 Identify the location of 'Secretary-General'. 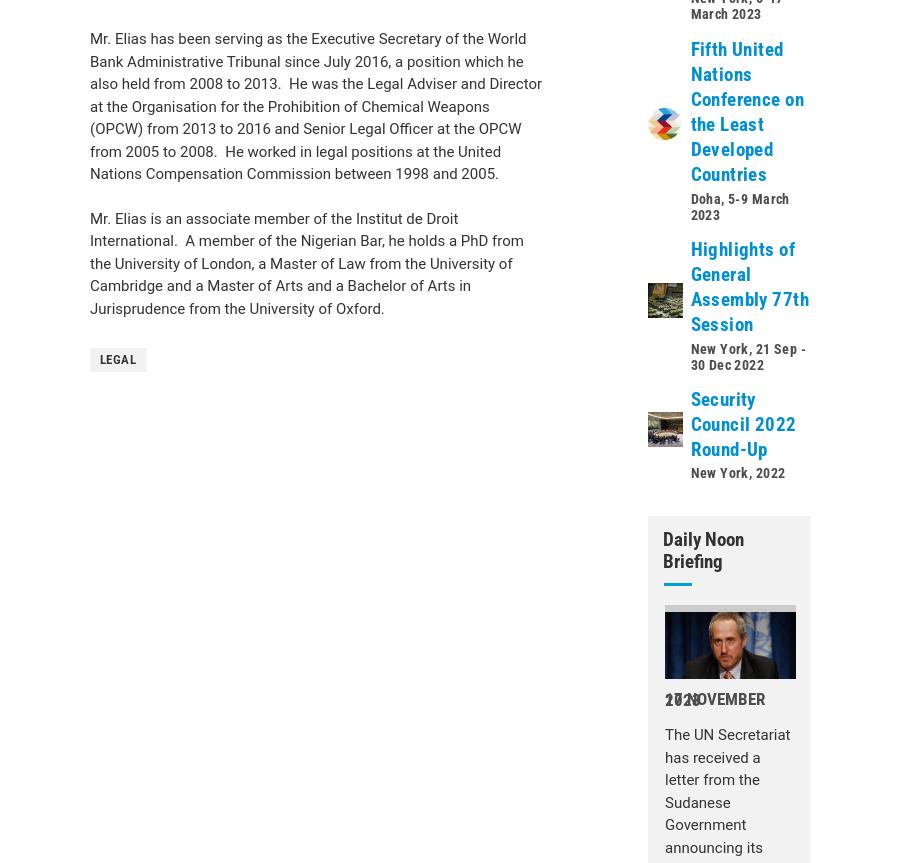
(115, 329).